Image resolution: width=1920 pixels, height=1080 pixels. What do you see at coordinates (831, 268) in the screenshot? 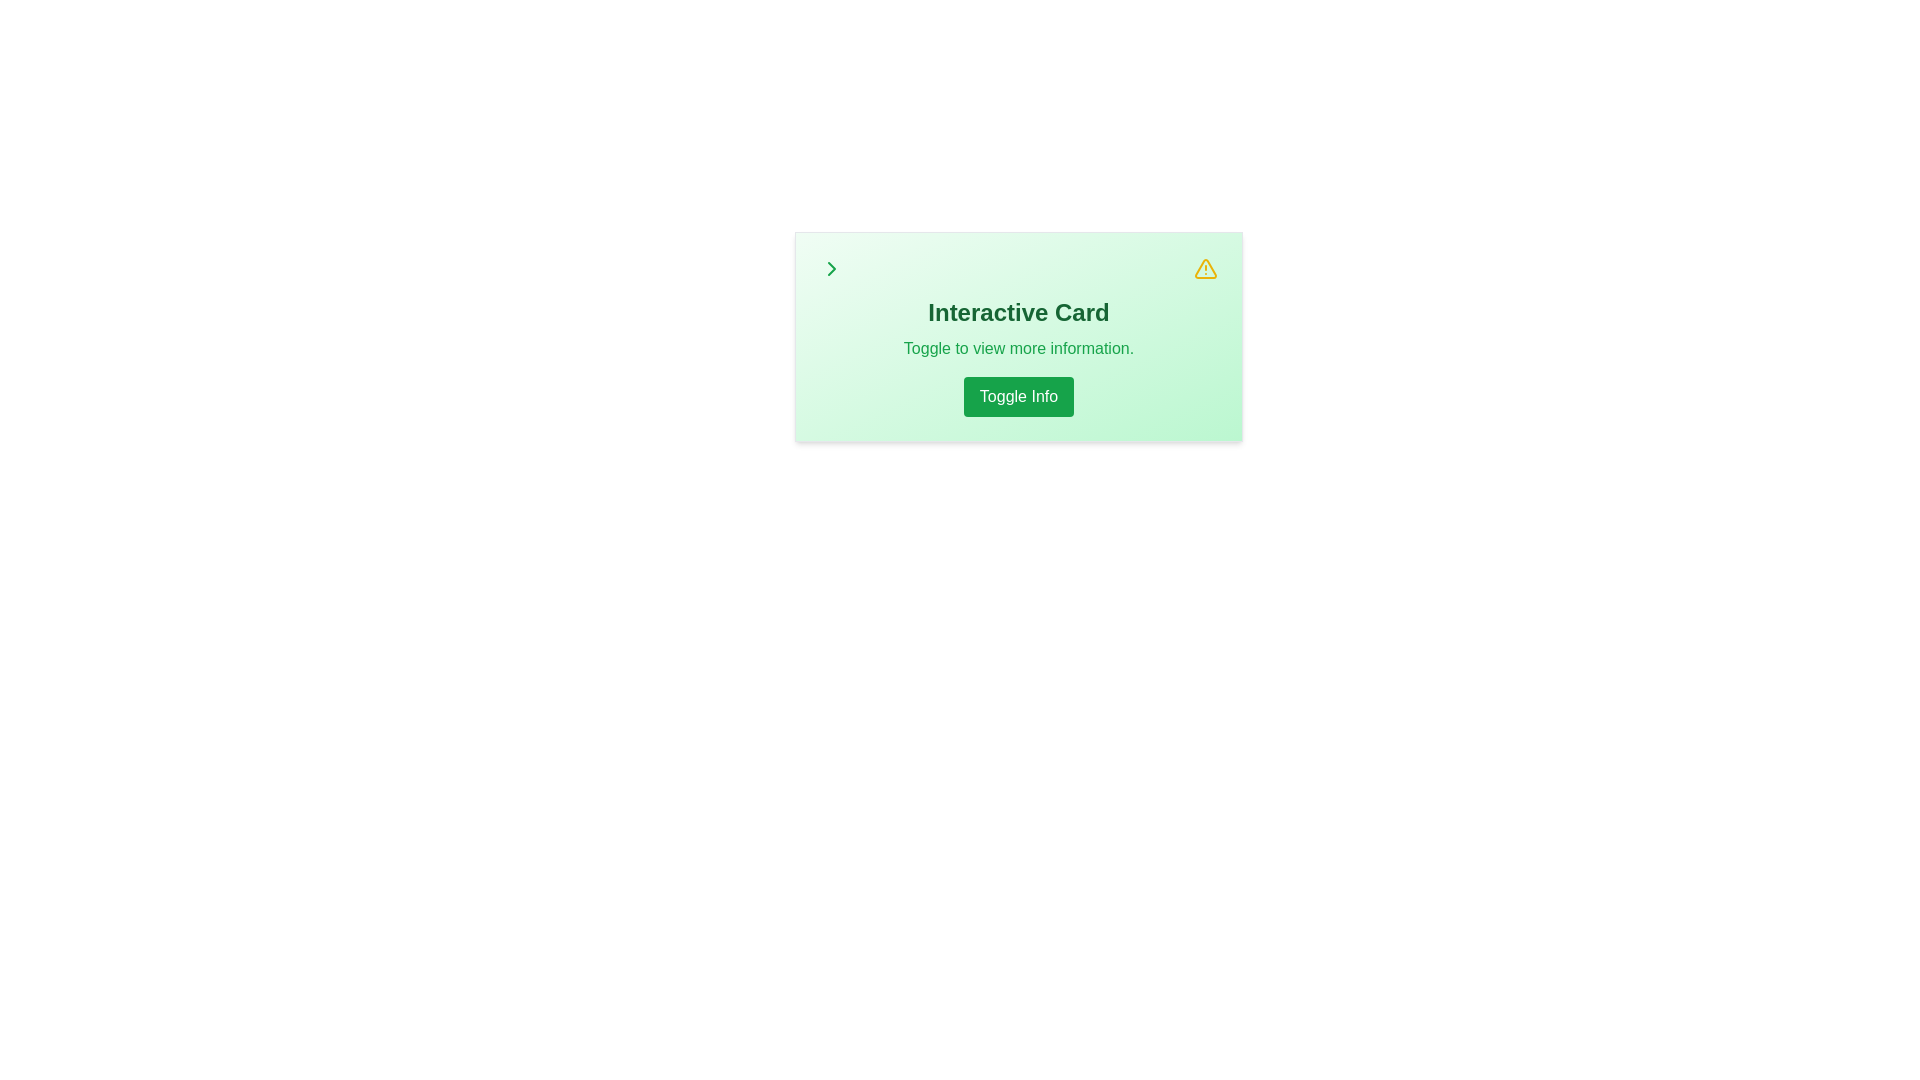
I see `the chevron-right icon located in the top-right corner of the green-themed card layout` at bounding box center [831, 268].